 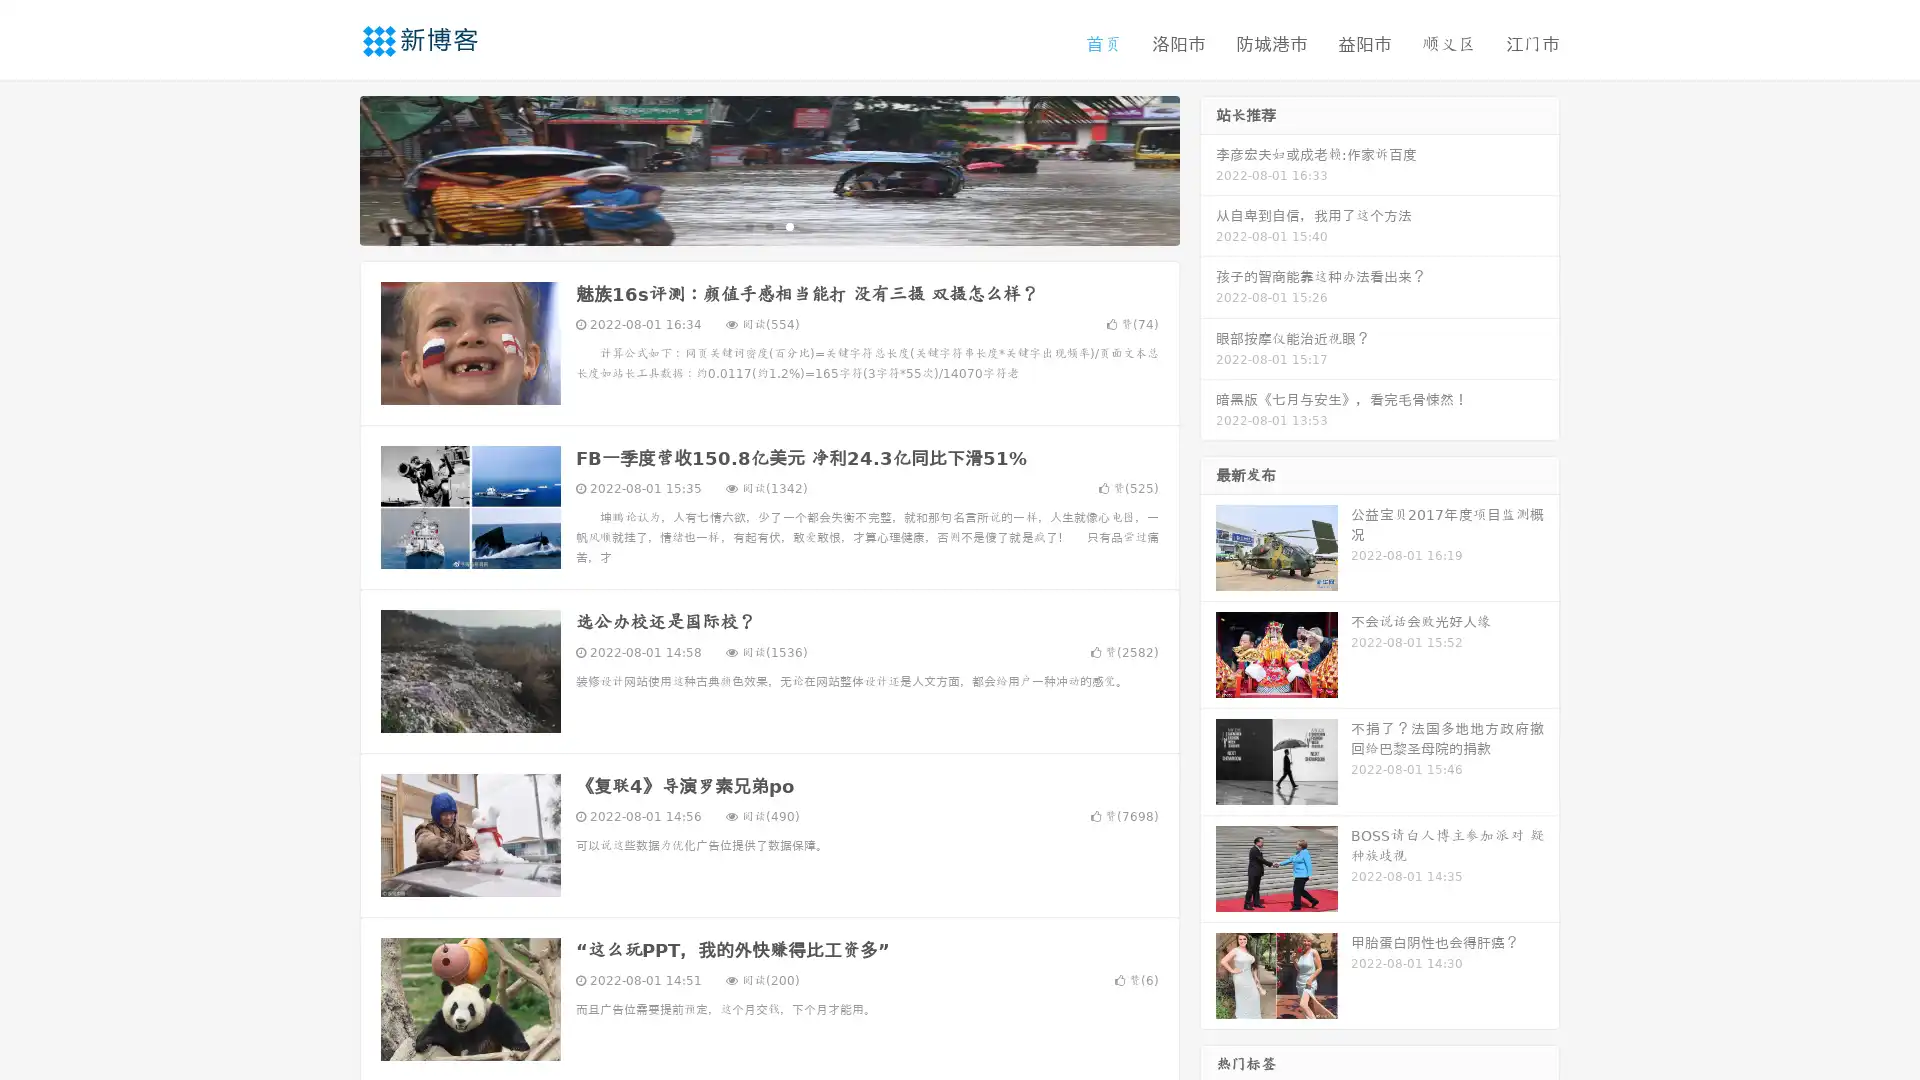 I want to click on Go to slide 1, so click(x=748, y=225).